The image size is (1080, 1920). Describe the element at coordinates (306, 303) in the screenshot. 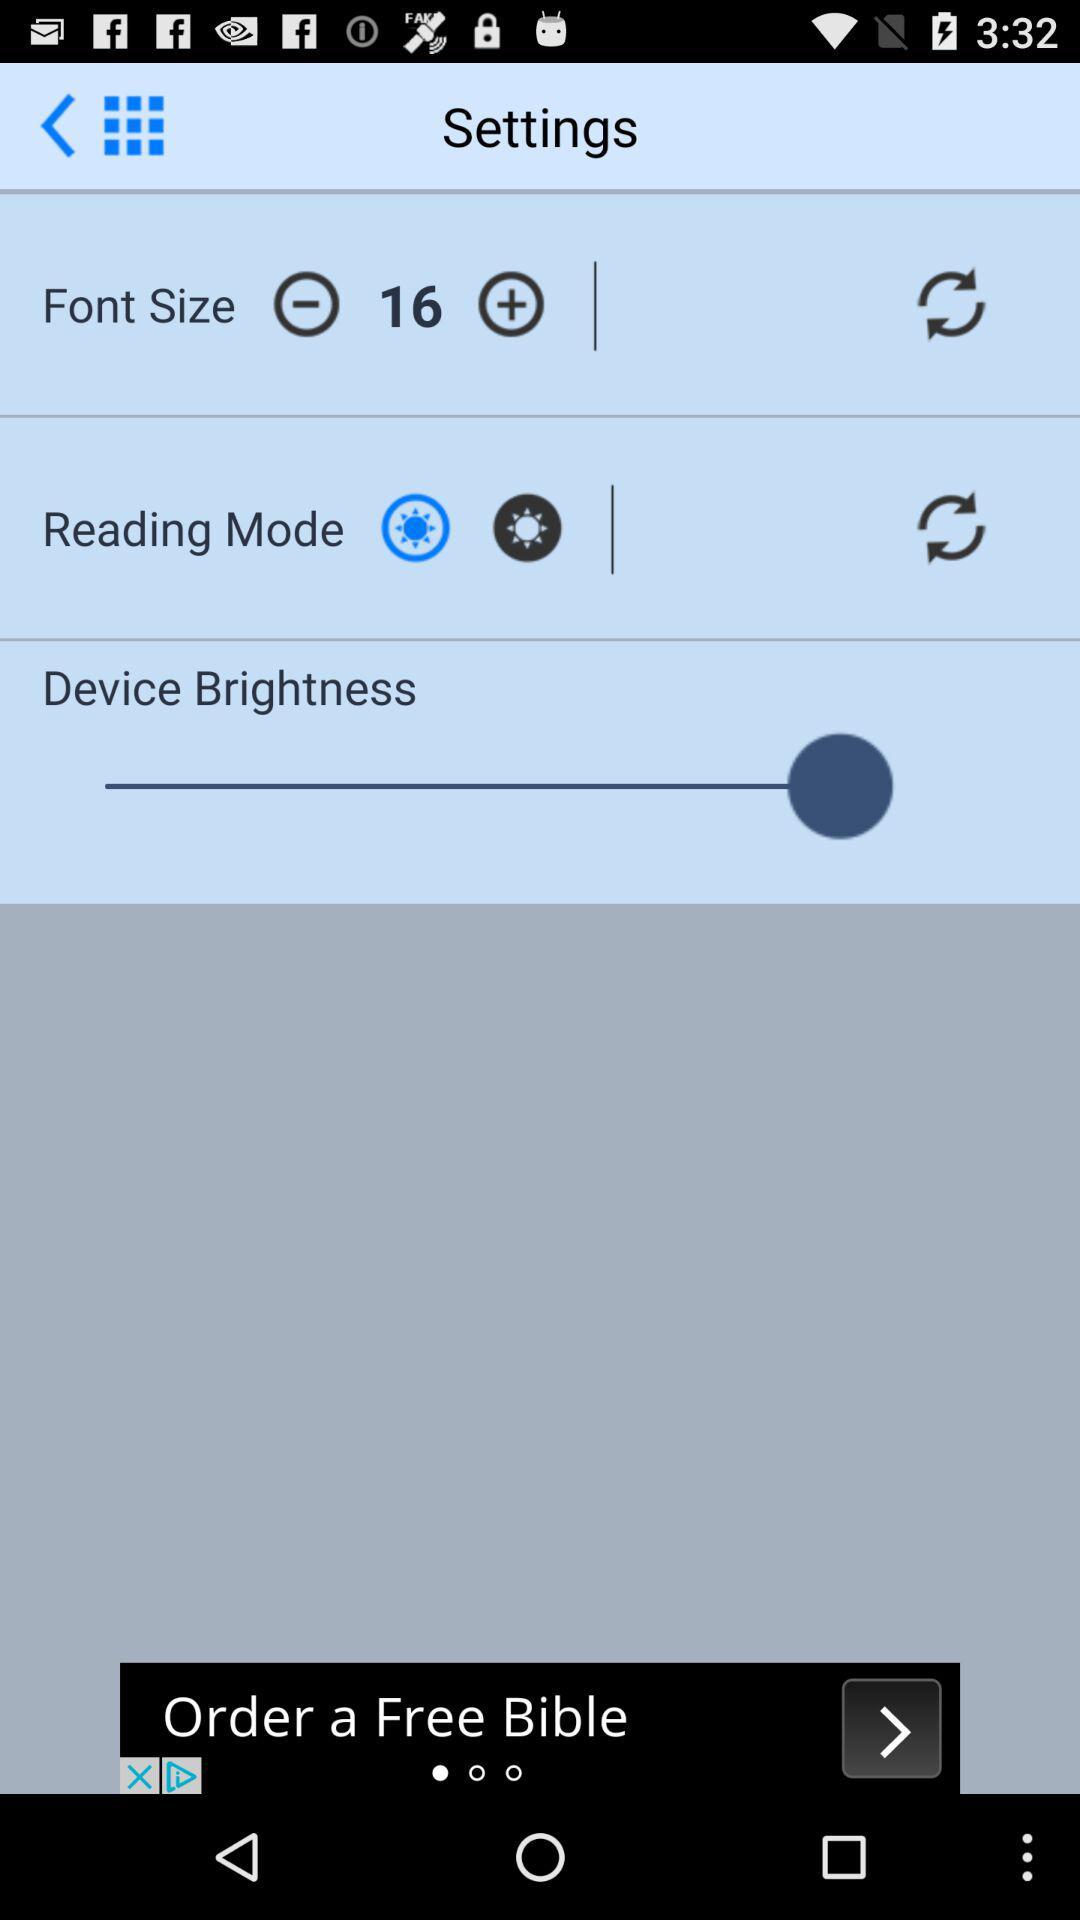

I see `reduce font size` at that location.